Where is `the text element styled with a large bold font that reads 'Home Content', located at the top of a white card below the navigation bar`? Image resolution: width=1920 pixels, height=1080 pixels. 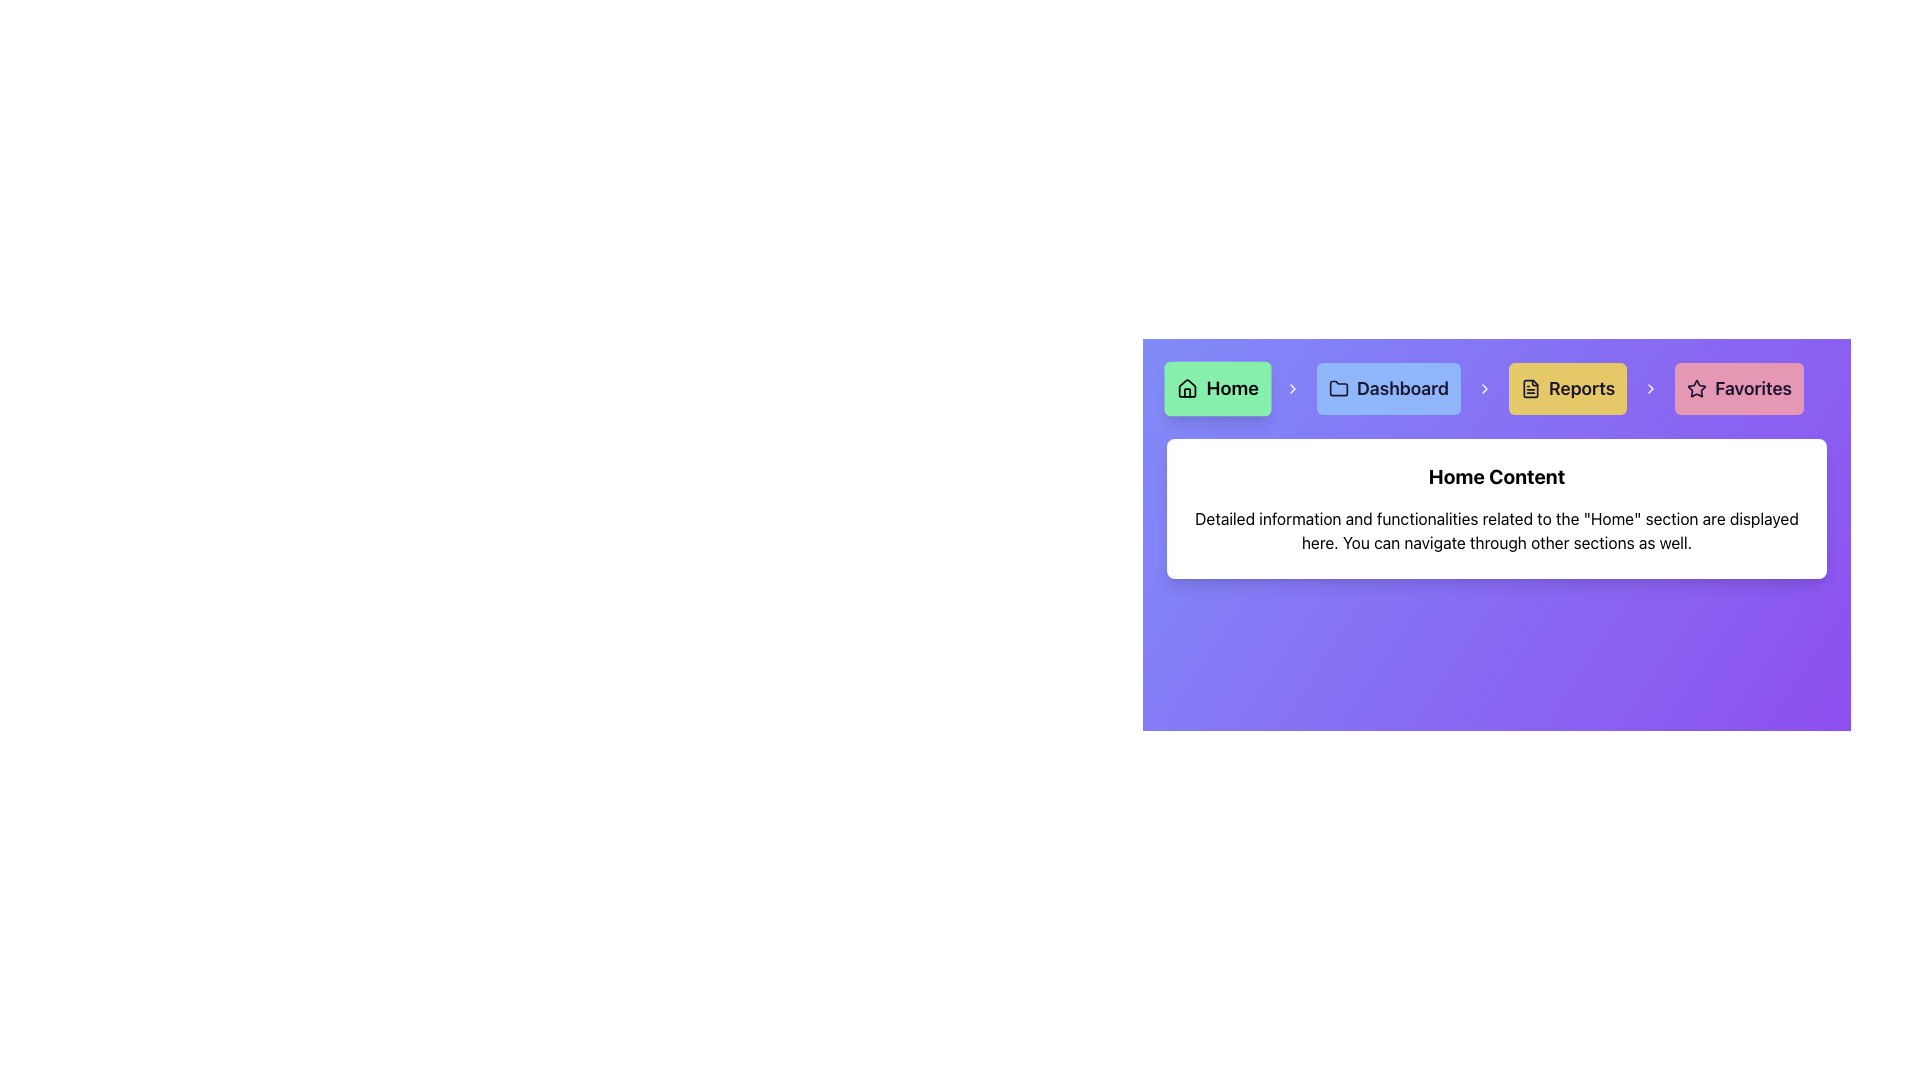 the text element styled with a large bold font that reads 'Home Content', located at the top of a white card below the navigation bar is located at coordinates (1497, 477).